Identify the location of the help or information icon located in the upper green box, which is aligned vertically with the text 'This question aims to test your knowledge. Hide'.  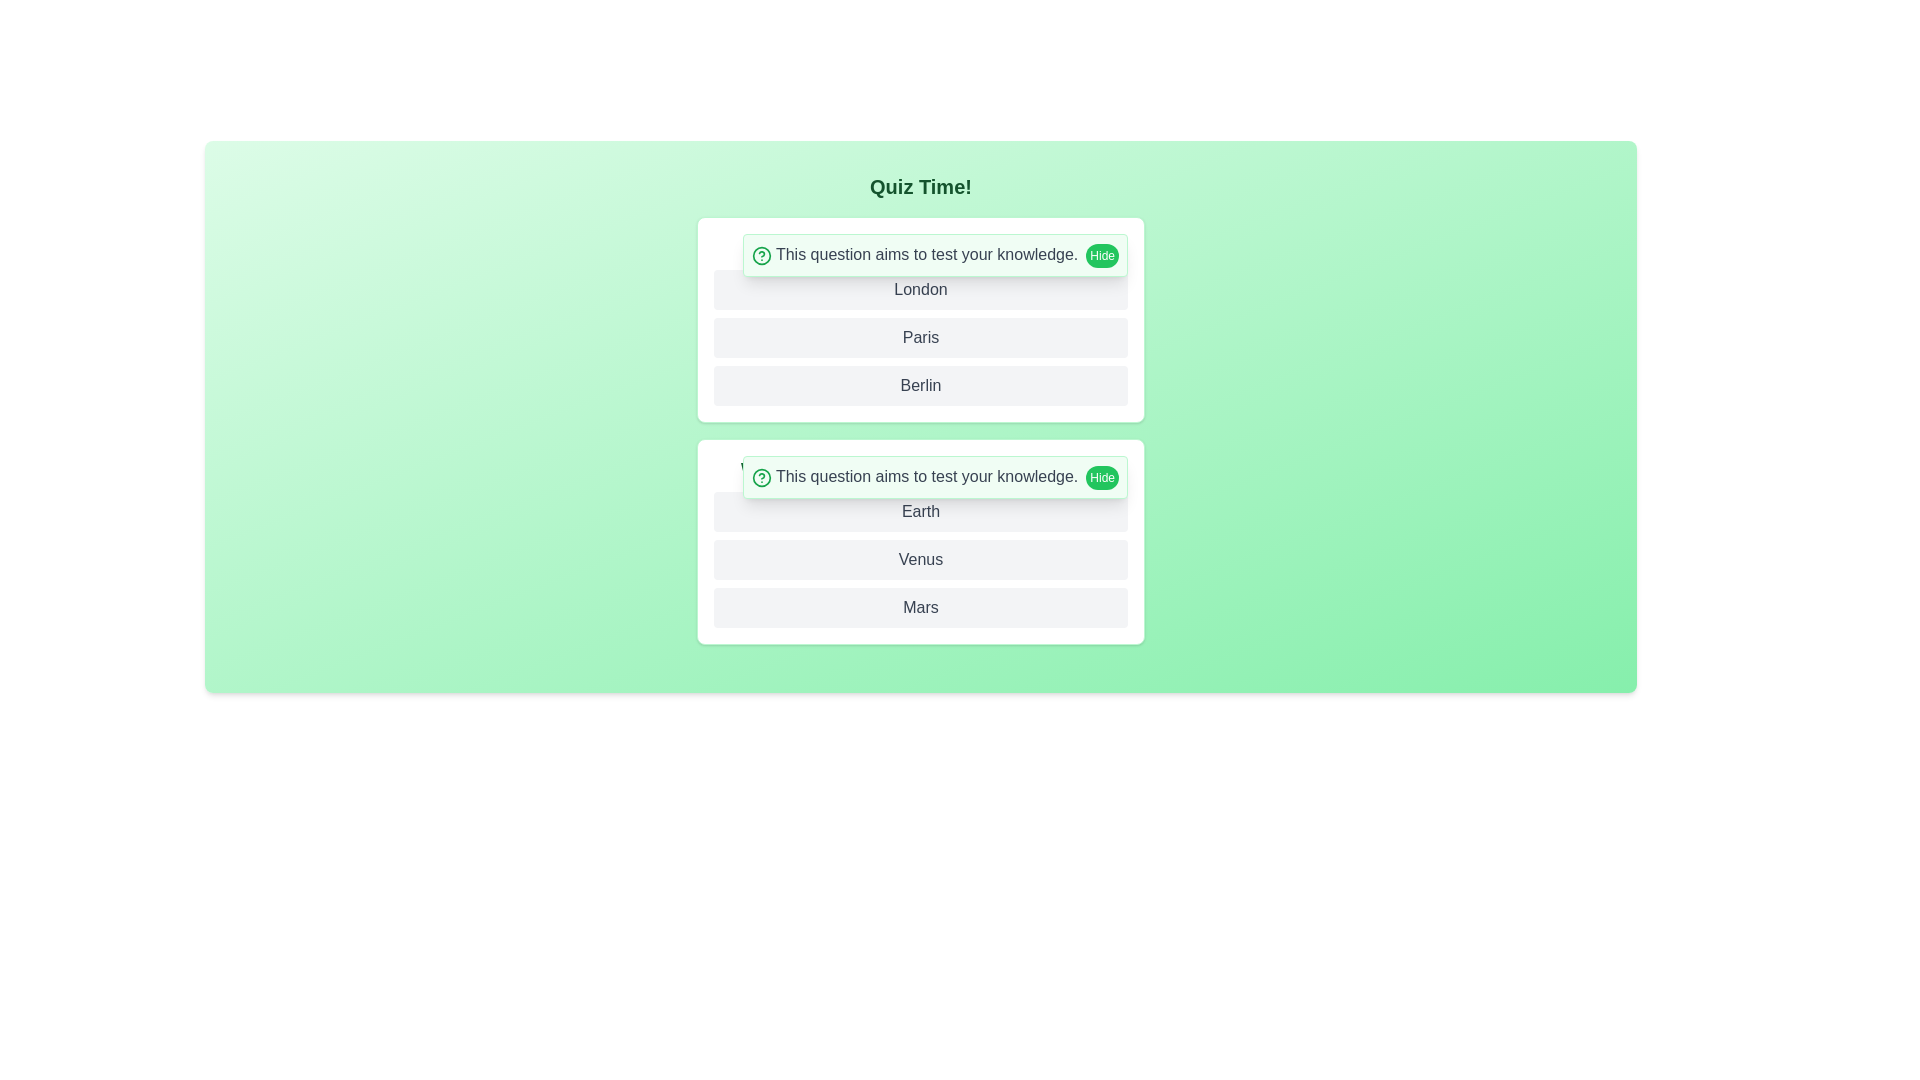
(760, 254).